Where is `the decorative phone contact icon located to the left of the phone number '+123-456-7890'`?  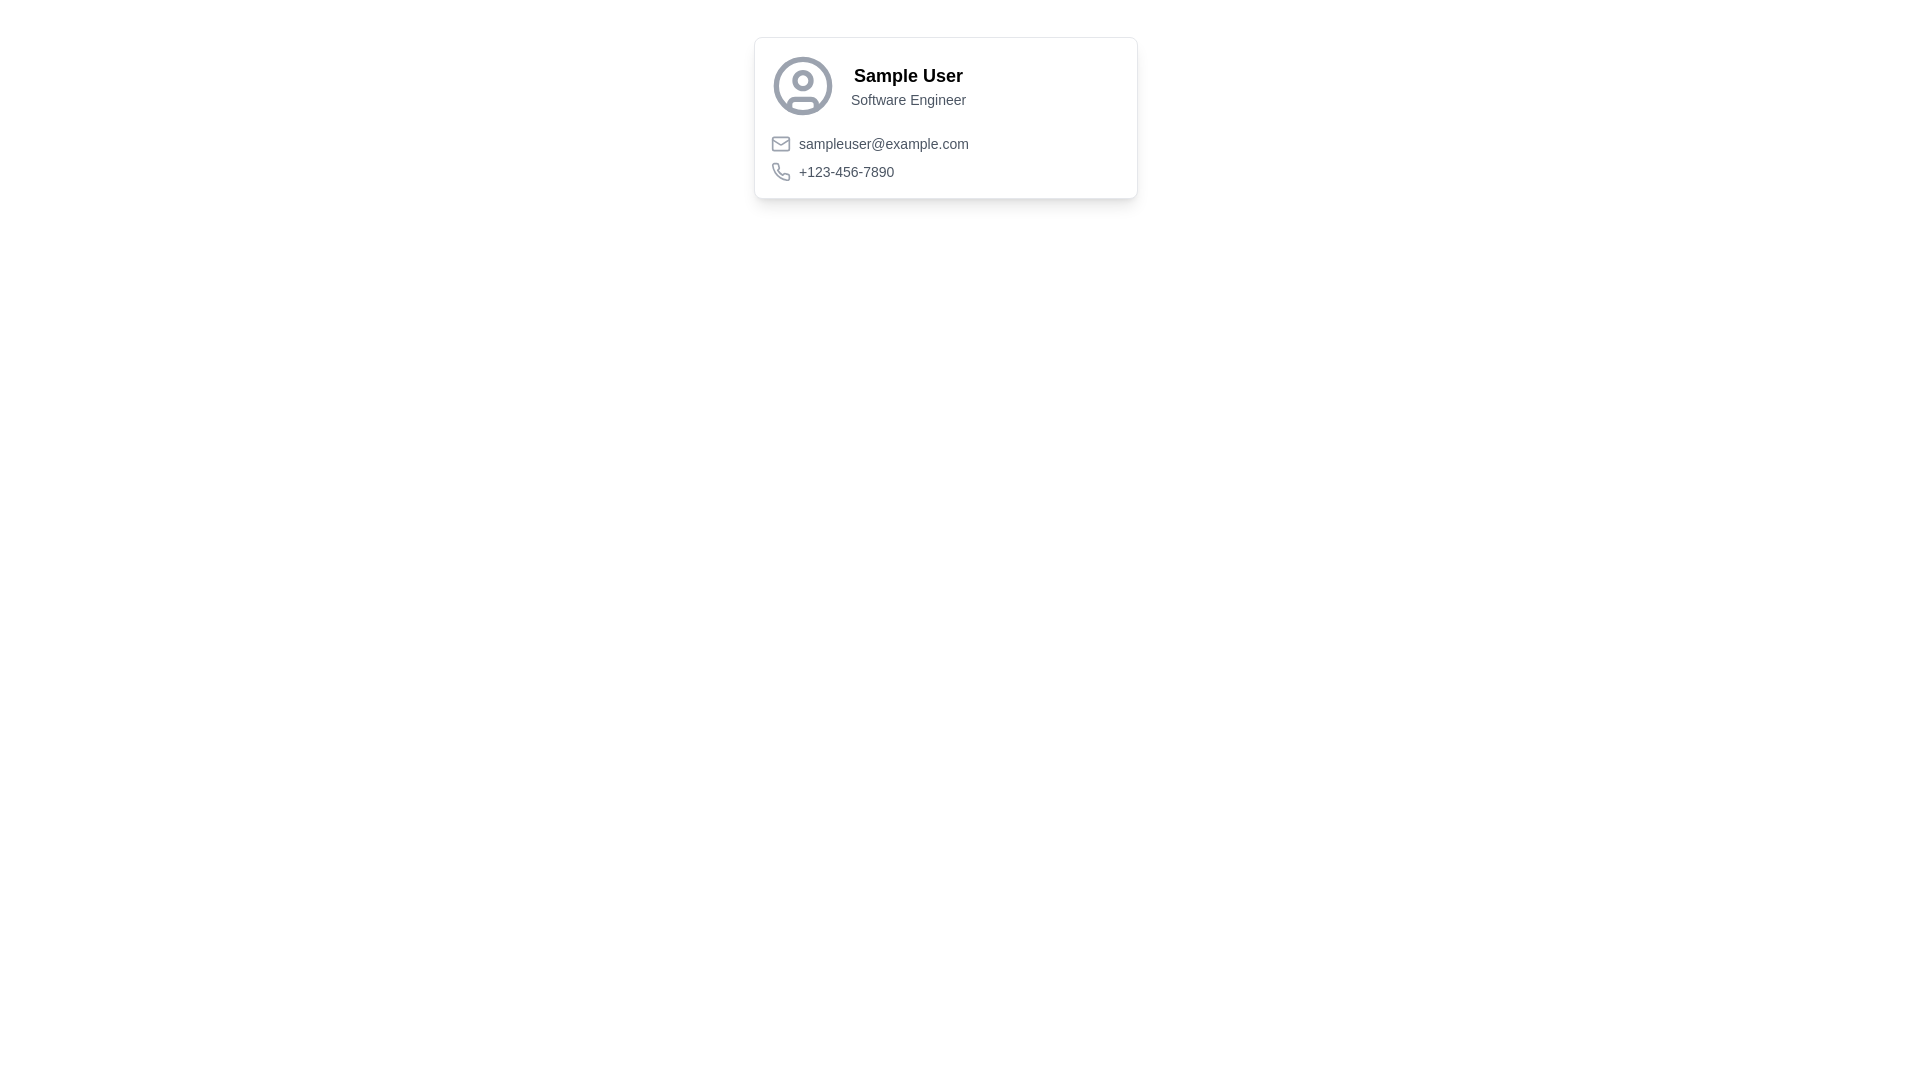 the decorative phone contact icon located to the left of the phone number '+123-456-7890' is located at coordinates (780, 170).